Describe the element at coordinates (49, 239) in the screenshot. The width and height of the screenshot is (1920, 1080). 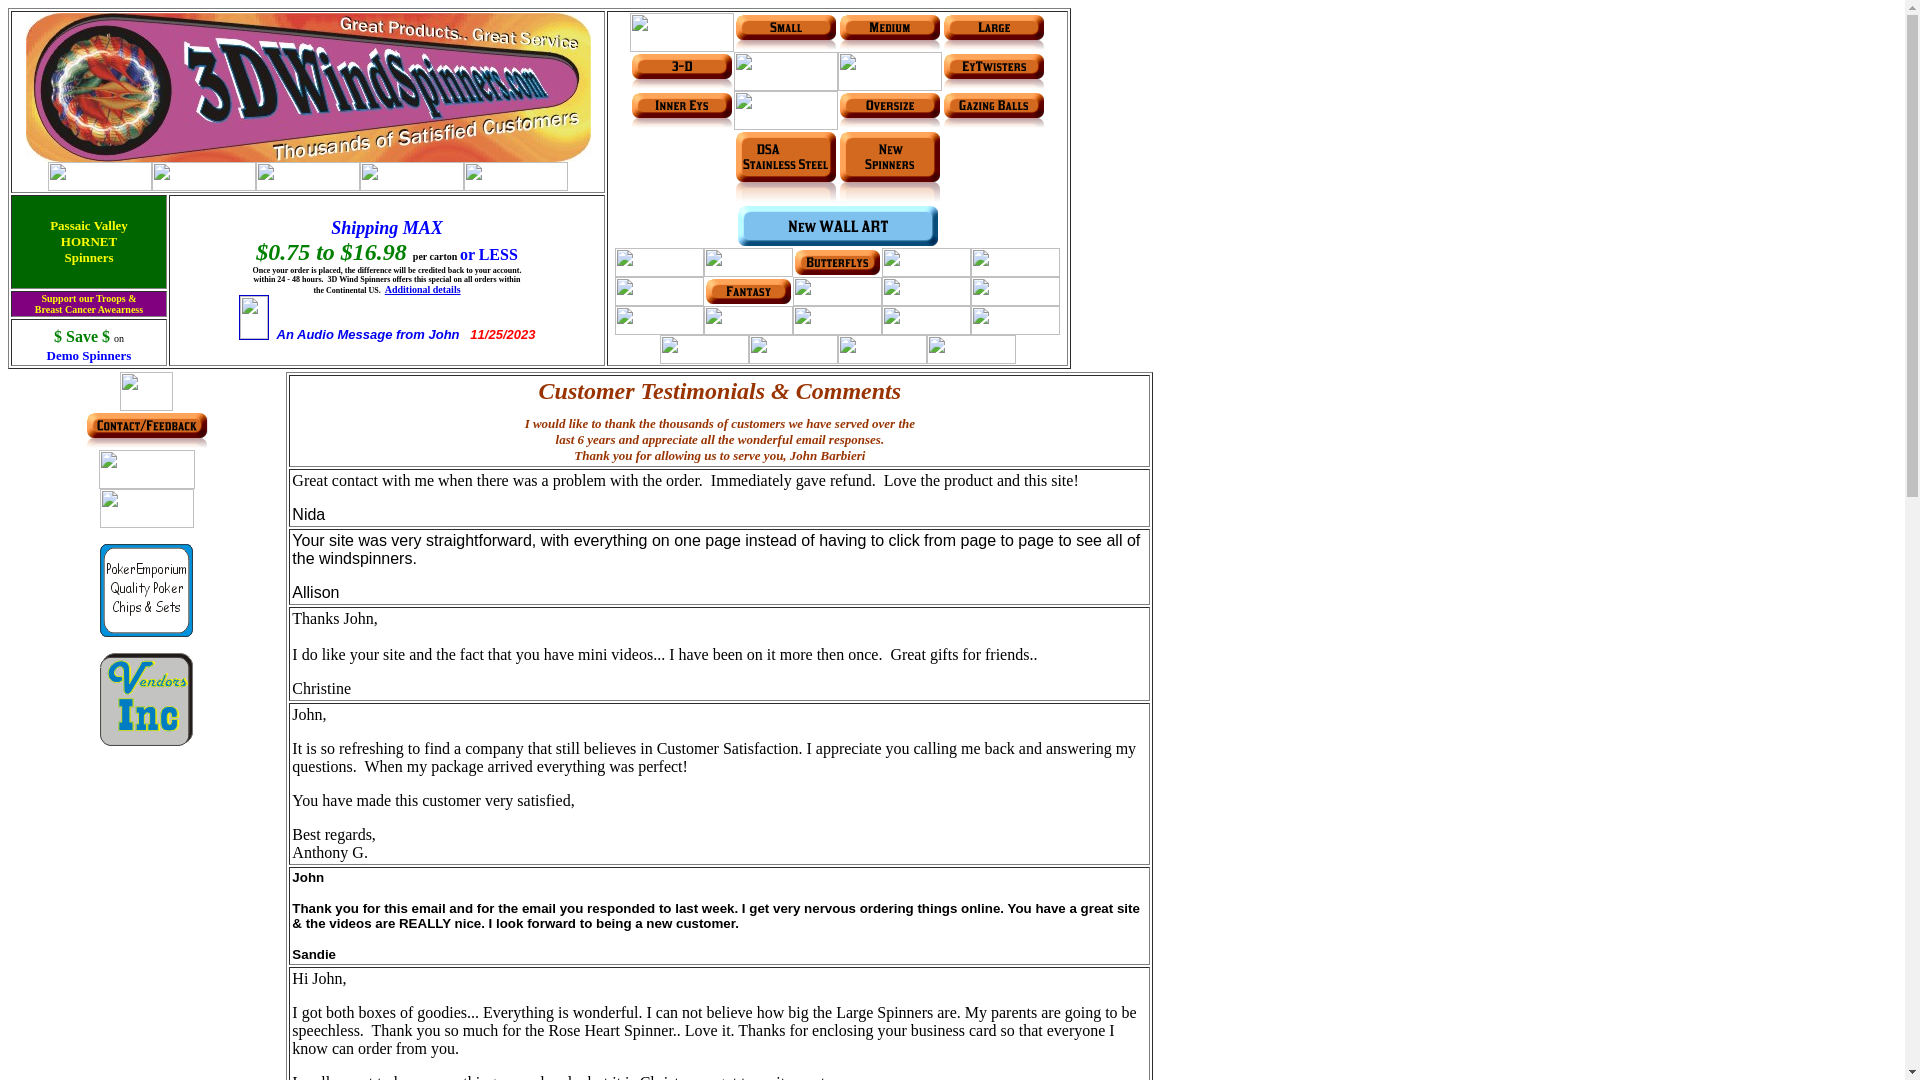
I see `'Passaic Valley` at that location.